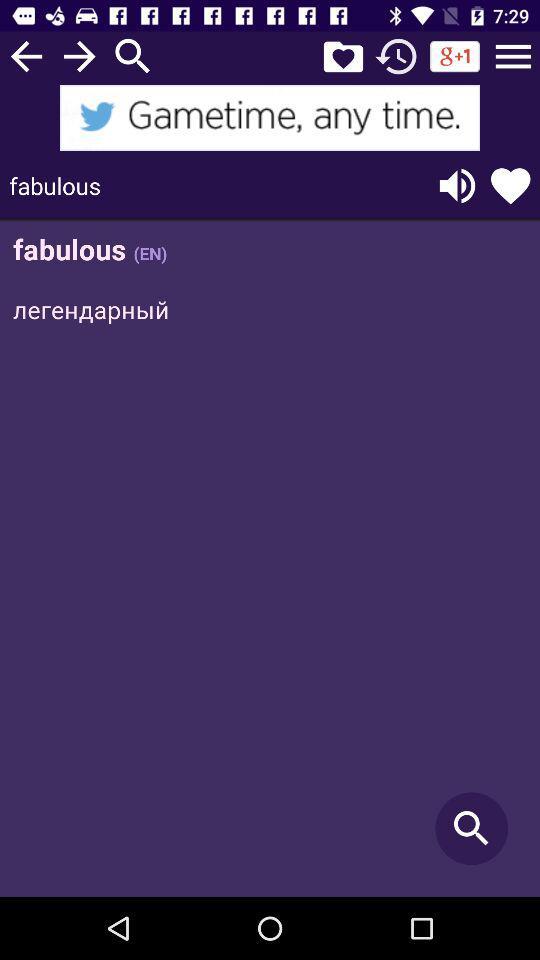 The width and height of the screenshot is (540, 960). I want to click on show menu, so click(513, 55).